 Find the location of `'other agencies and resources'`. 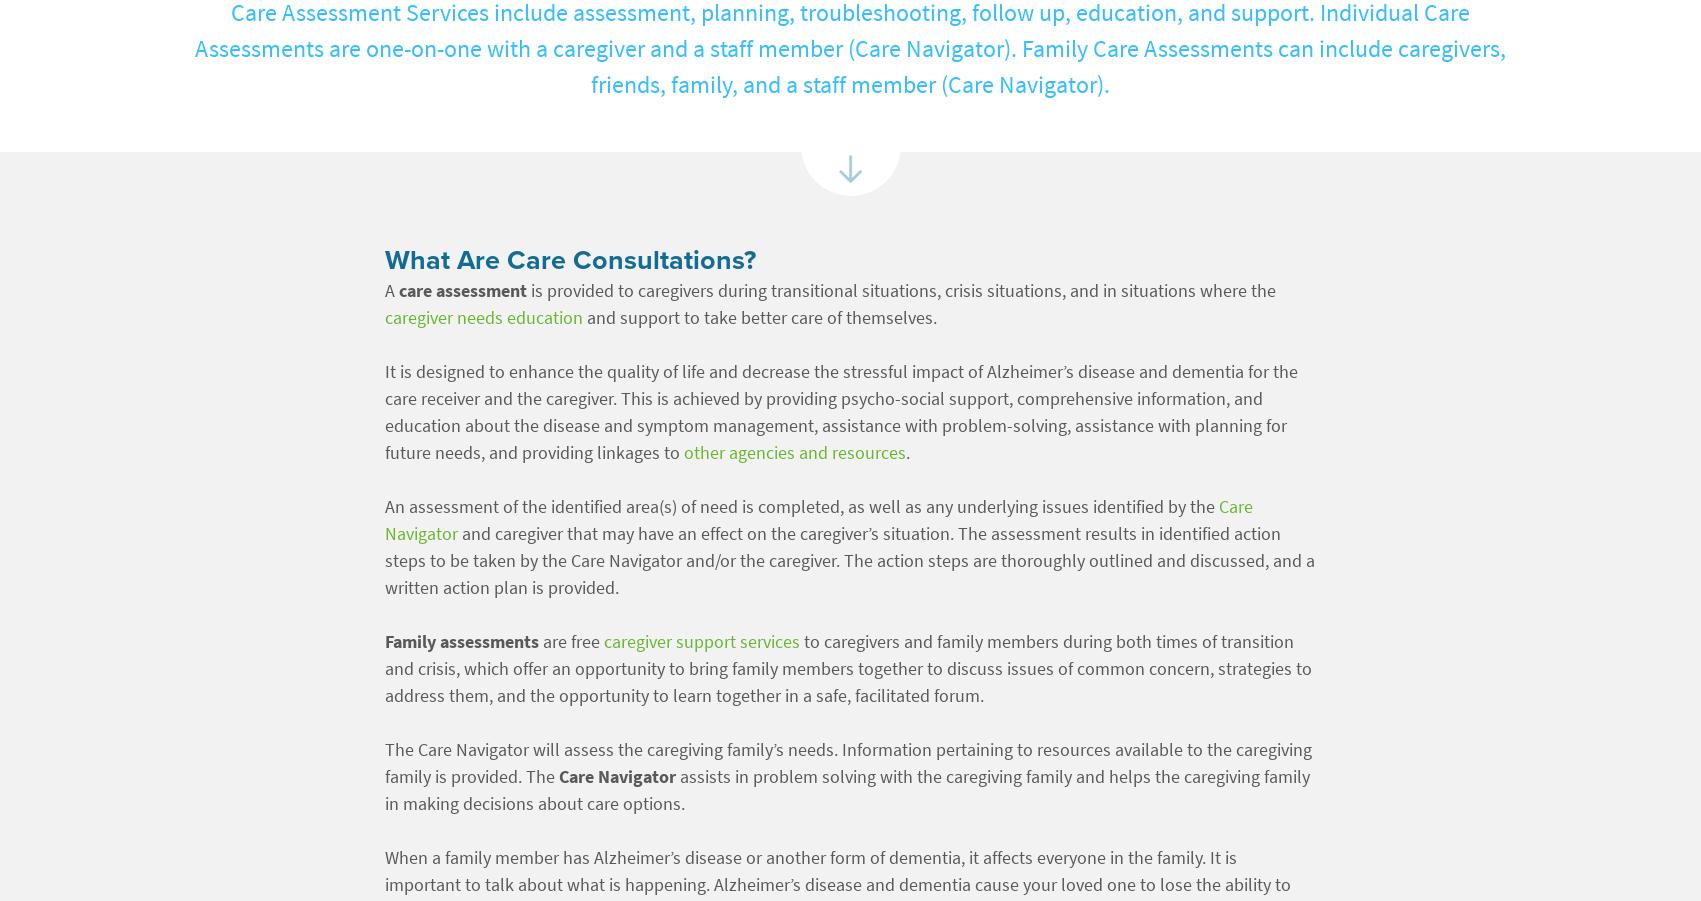

'other agencies and resources' is located at coordinates (794, 453).